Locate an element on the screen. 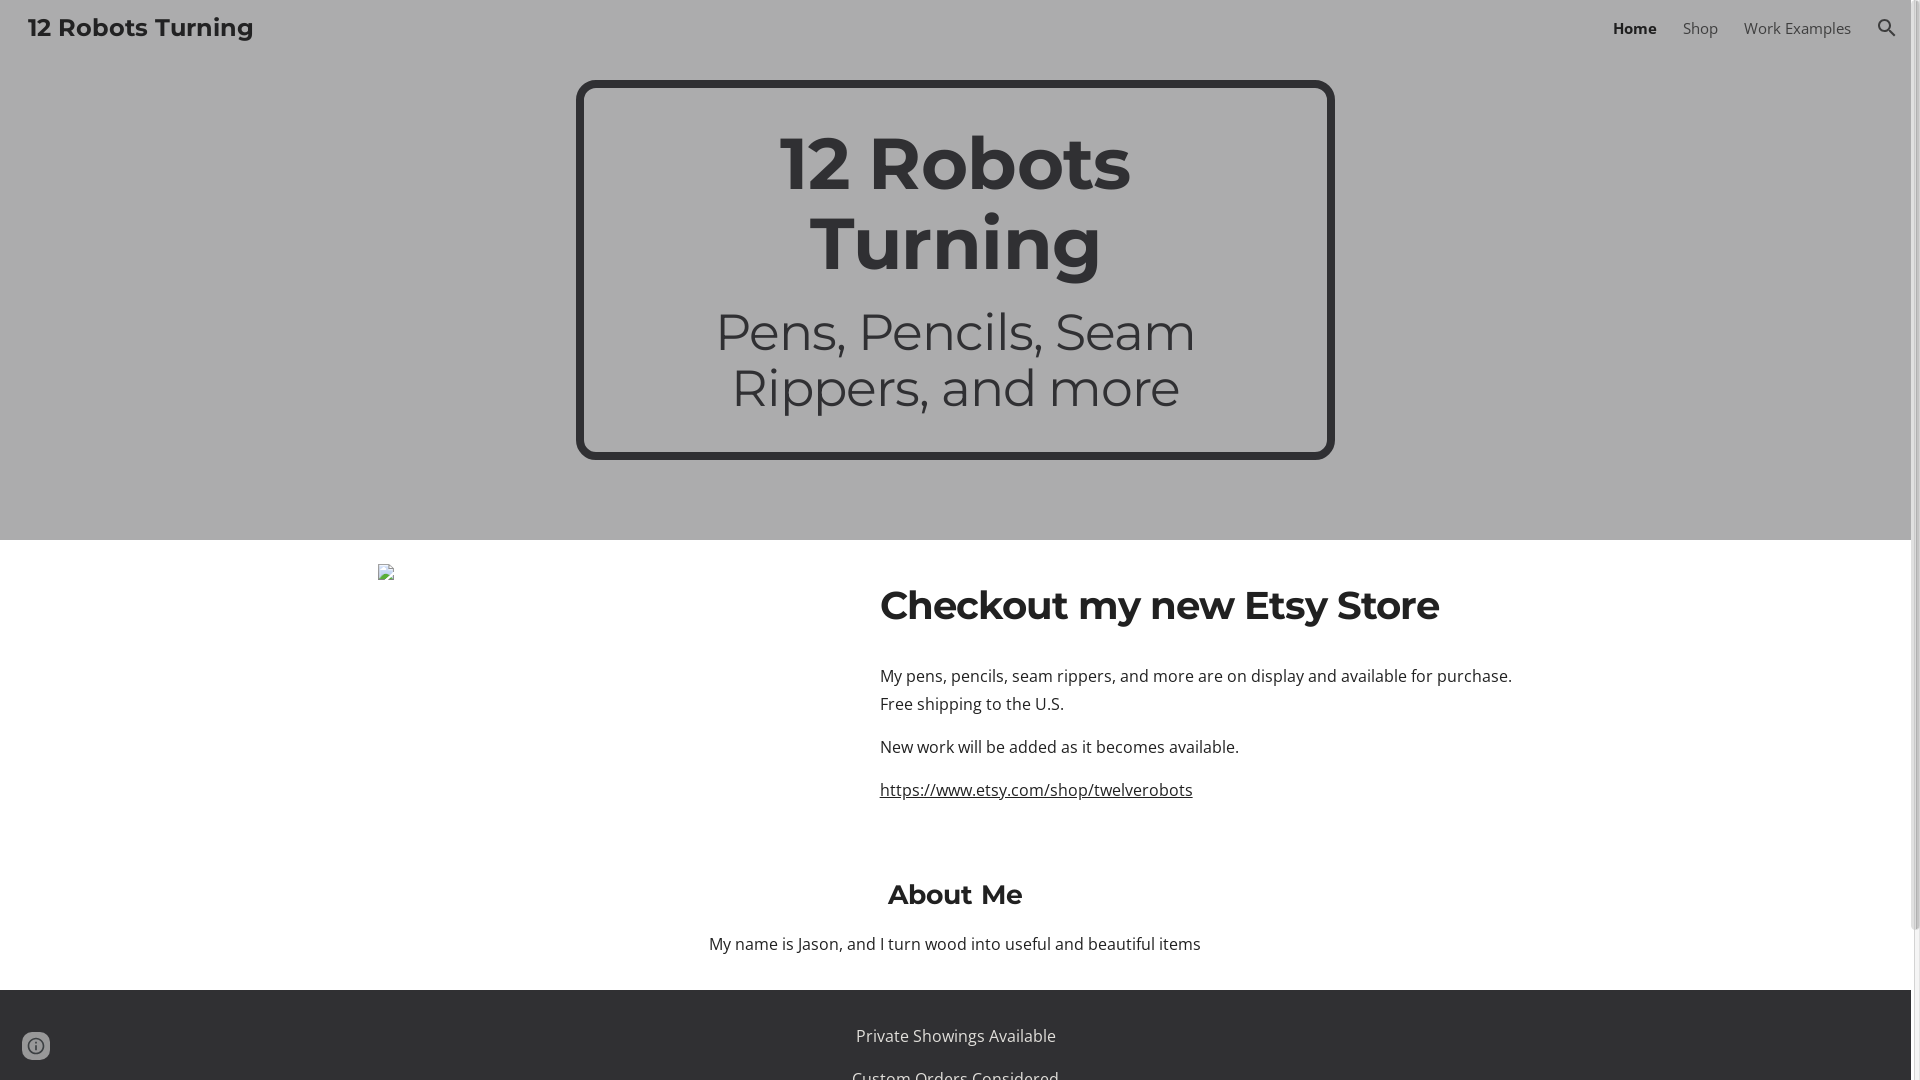 This screenshot has width=1920, height=1080. 'https://www.etsy.com/shop/twelverobots' is located at coordinates (1036, 789).